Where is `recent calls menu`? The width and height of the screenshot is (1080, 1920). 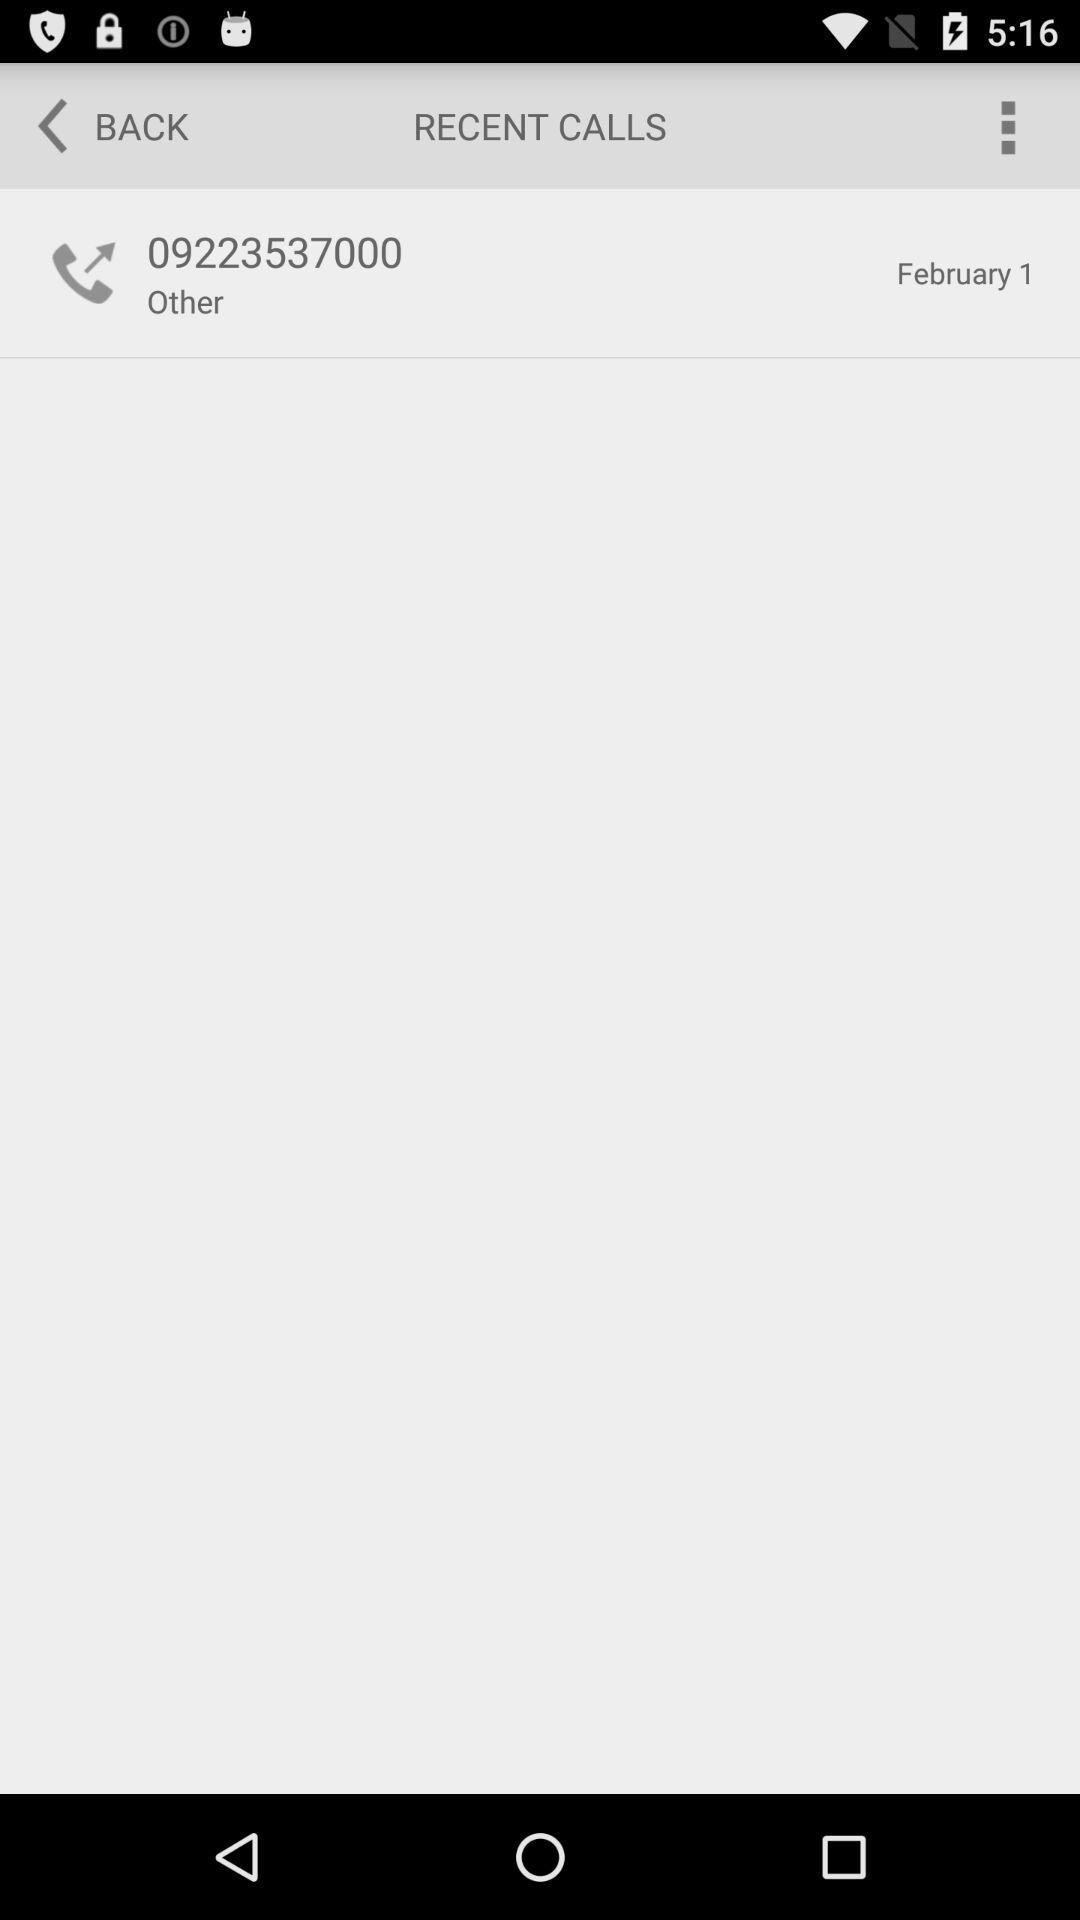 recent calls menu is located at coordinates (1006, 124).